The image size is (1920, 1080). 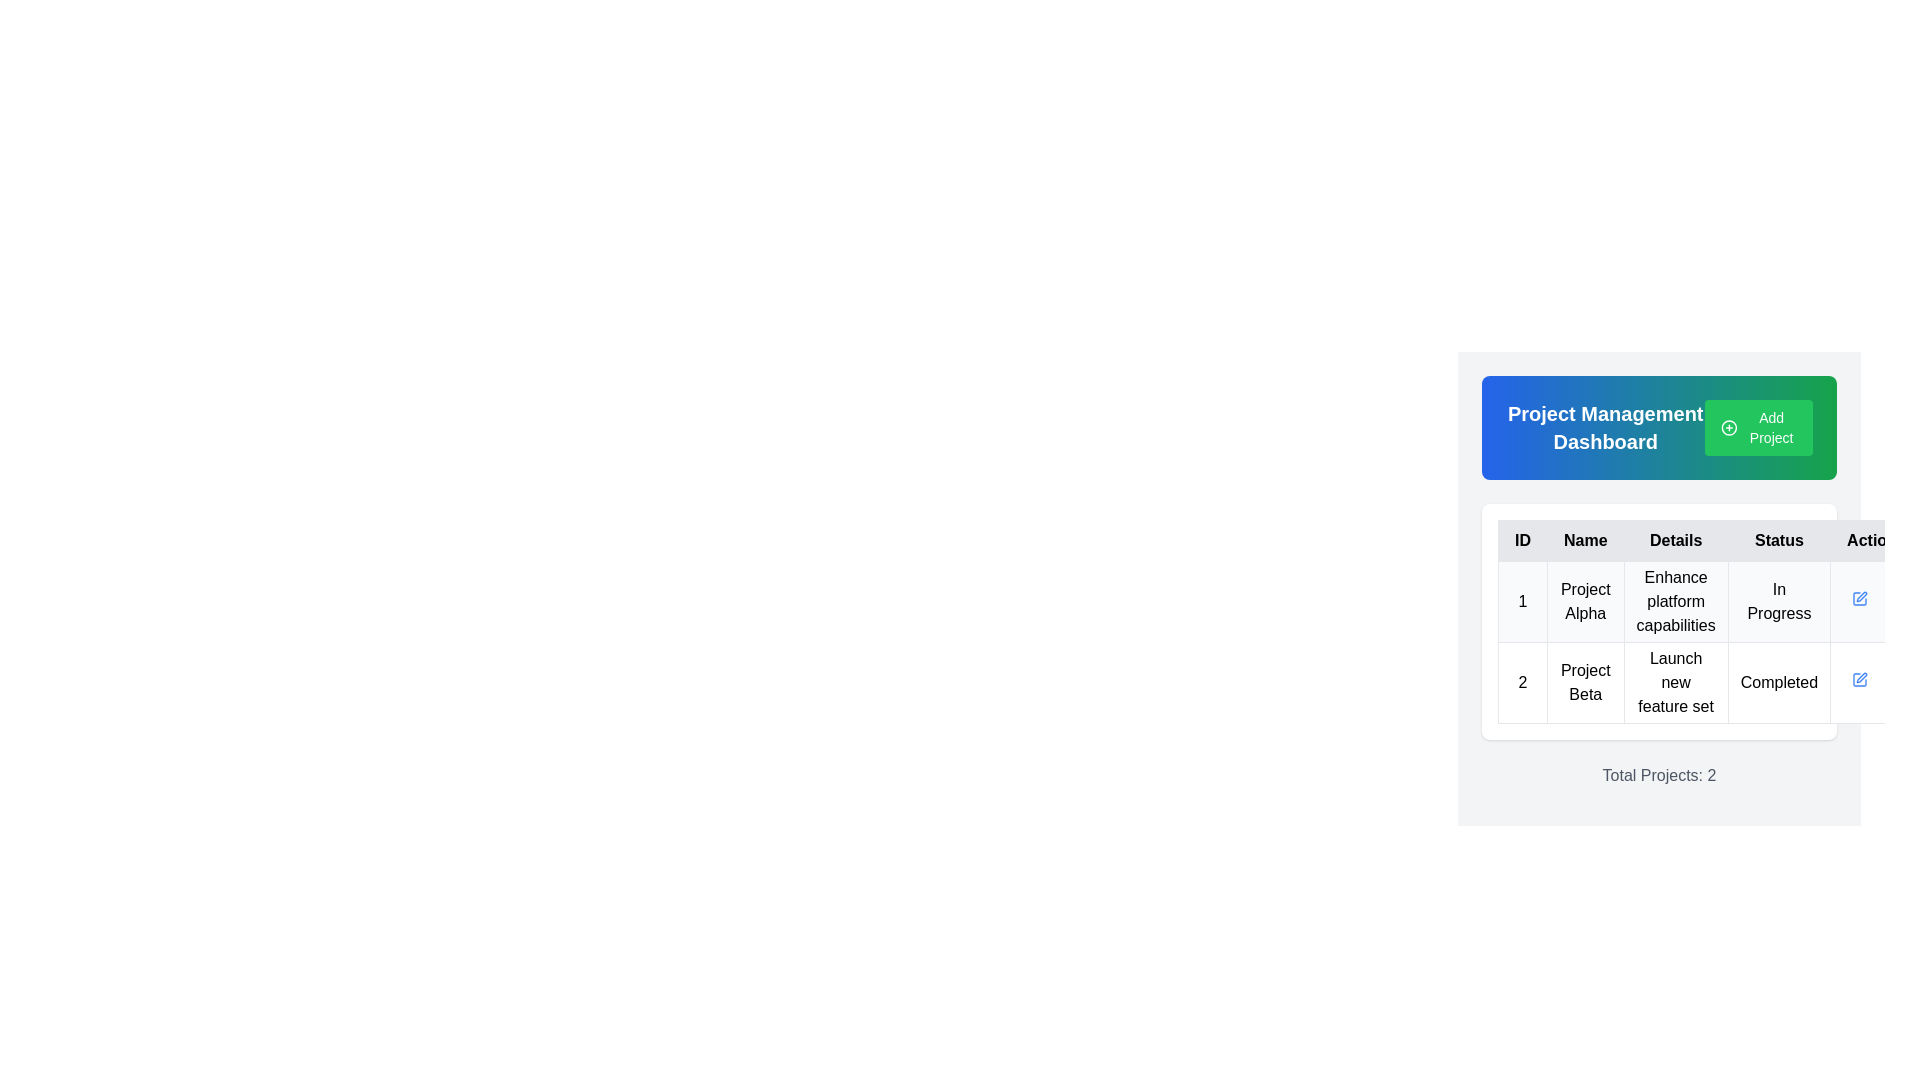 What do you see at coordinates (1659, 427) in the screenshot?
I see `the title text of the project management dashboard header located at the top of the interface, which includes a label and an actionable button` at bounding box center [1659, 427].